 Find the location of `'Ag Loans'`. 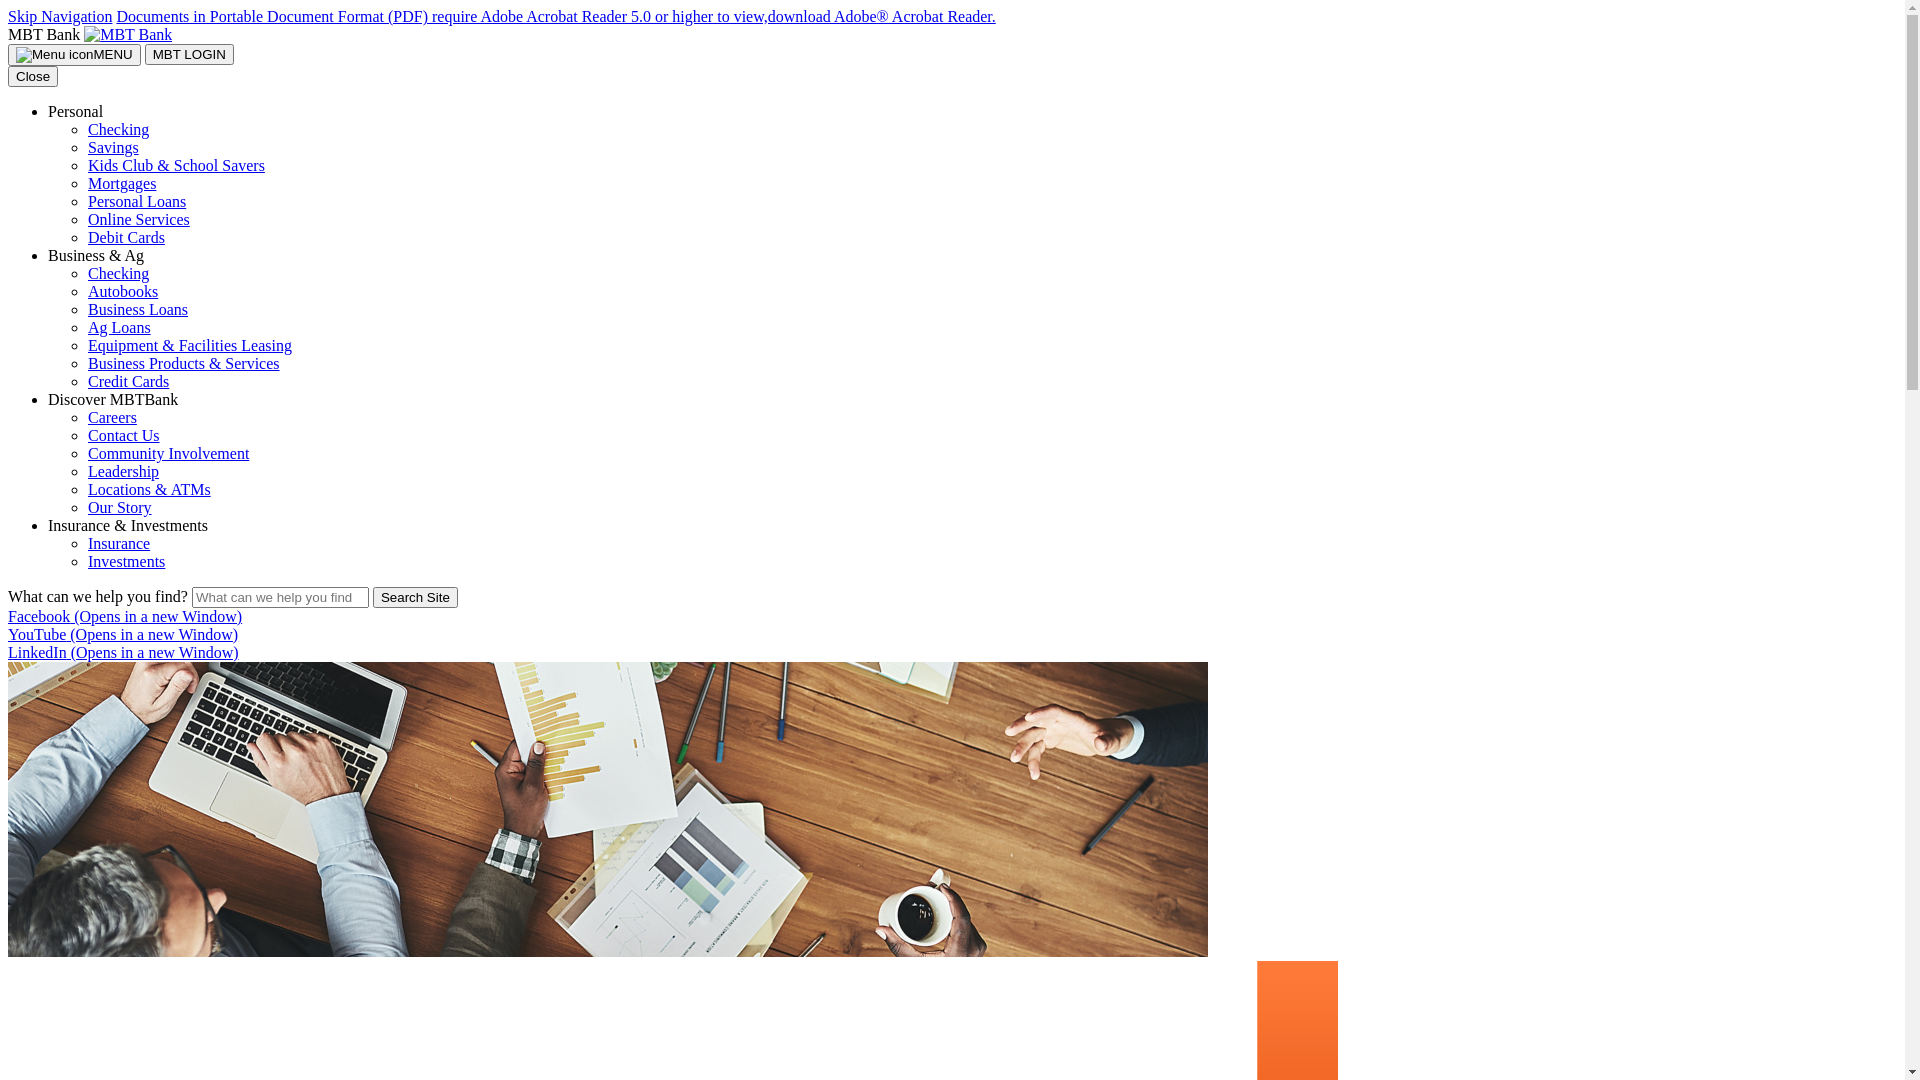

'Ag Loans' is located at coordinates (86, 326).